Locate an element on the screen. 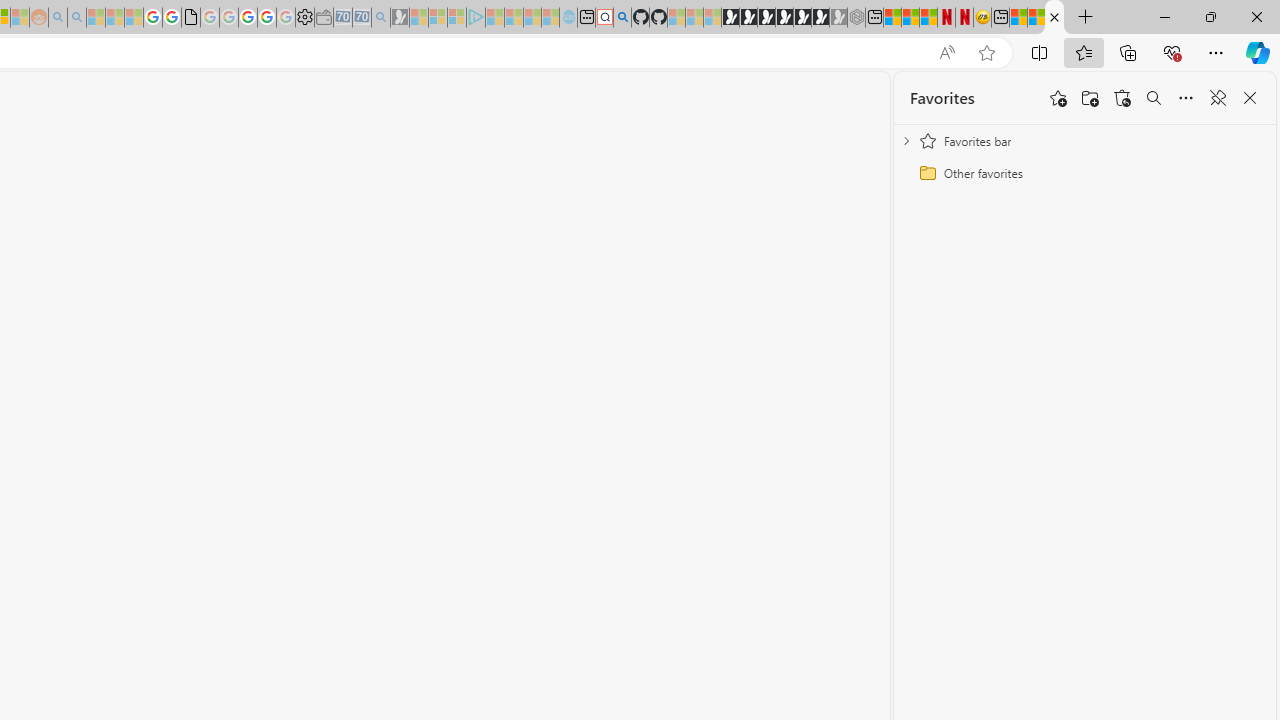 This screenshot has height=720, width=1280. 'Add this page to favorites (Ctrl+D)' is located at coordinates (986, 52).